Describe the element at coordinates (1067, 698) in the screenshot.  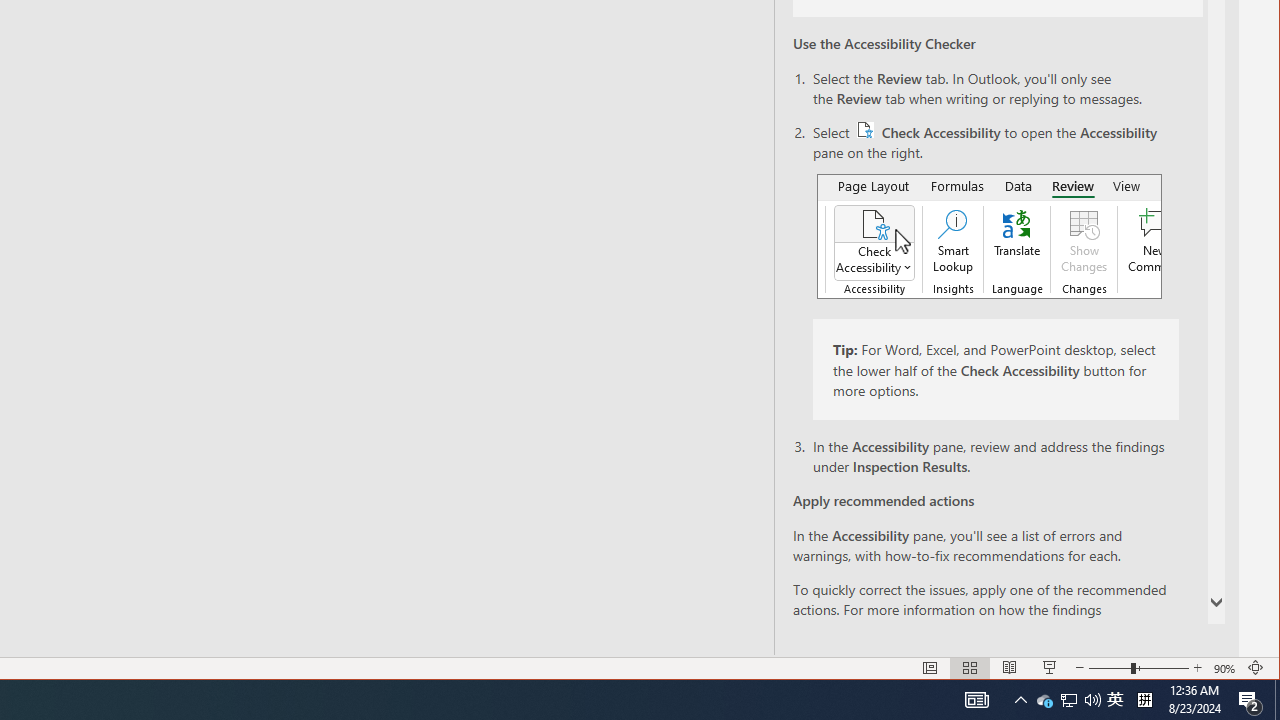
I see `'User Promoted Notification Area'` at that location.